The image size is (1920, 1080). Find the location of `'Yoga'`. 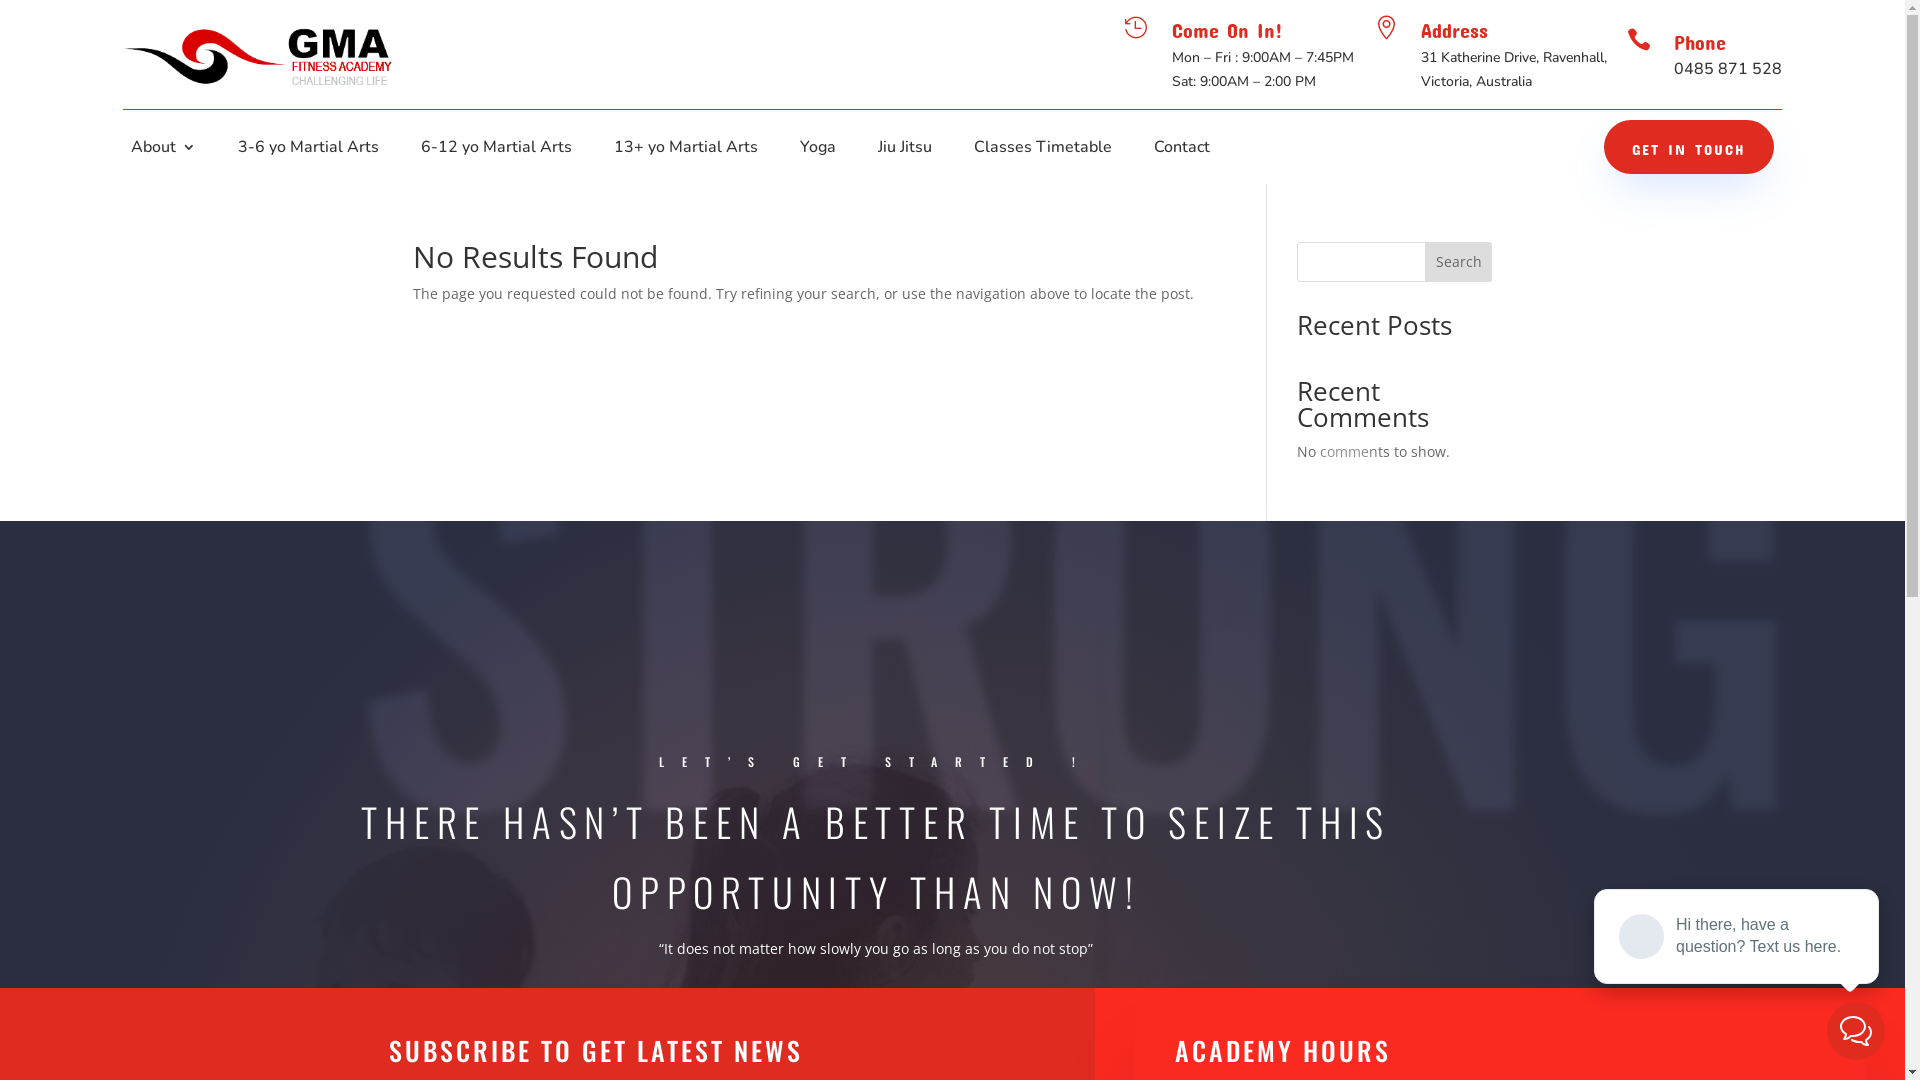

'Yoga' is located at coordinates (817, 149).